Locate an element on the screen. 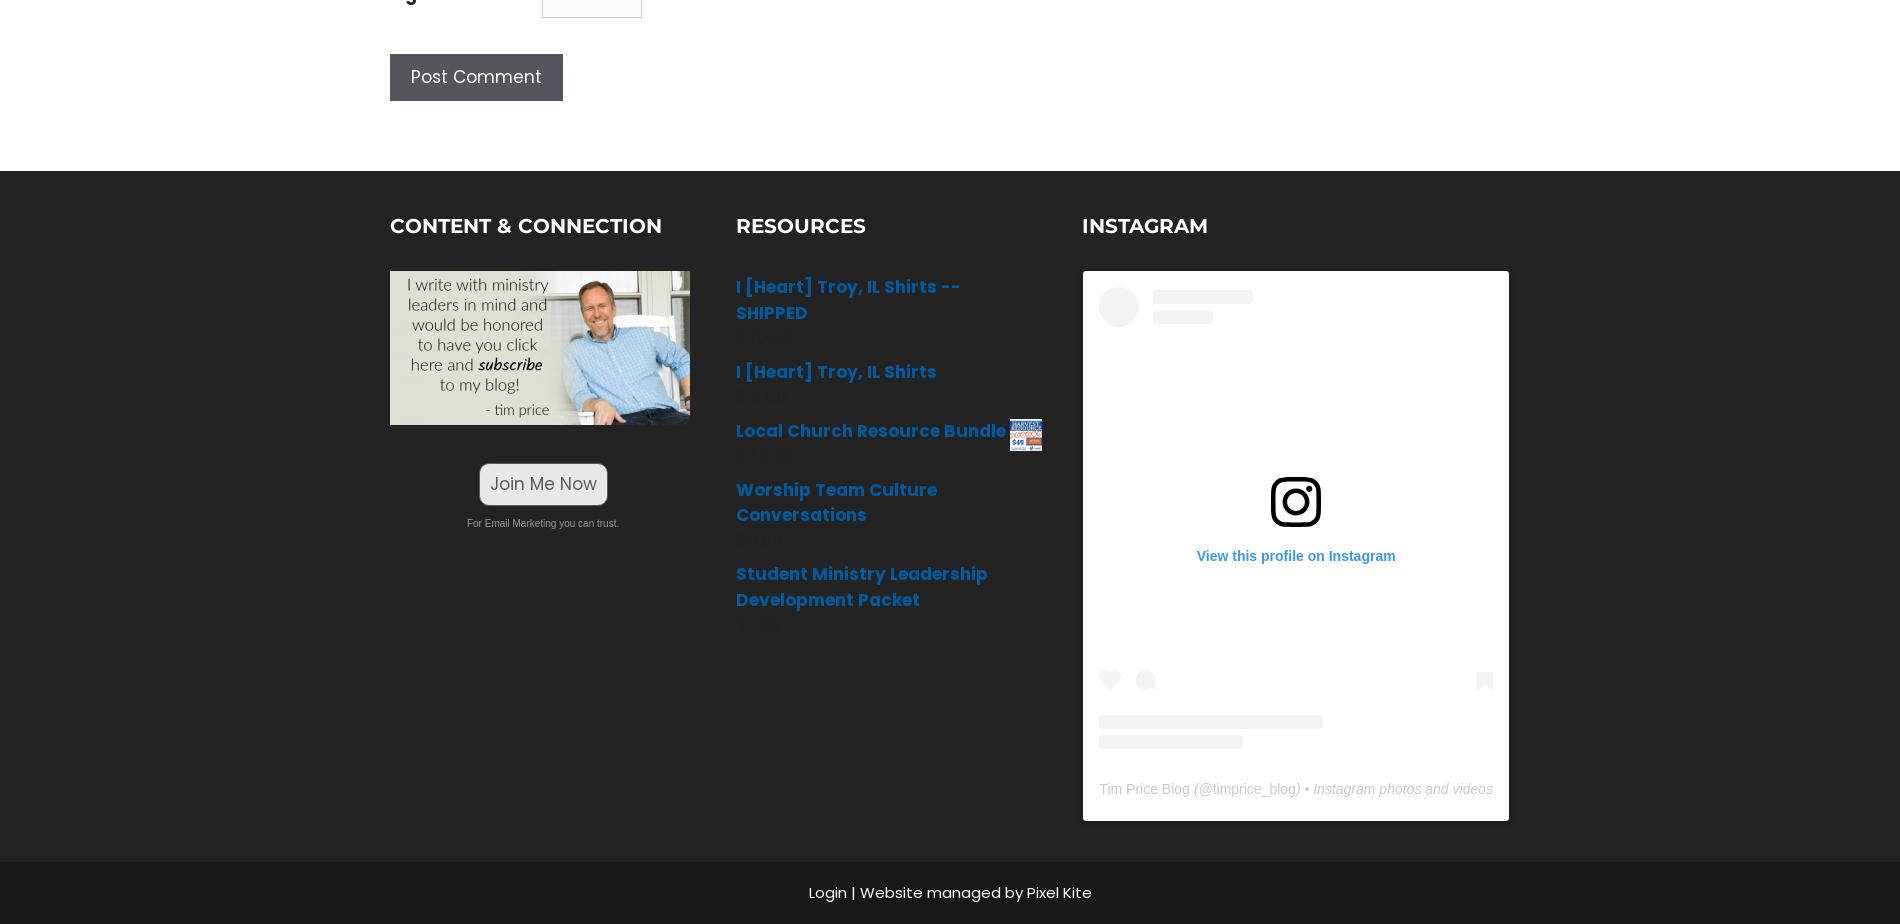 This screenshot has height=924, width=1900. 'I [Heart] Troy, IL Shirts -- SHIPPED' is located at coordinates (847, 299).